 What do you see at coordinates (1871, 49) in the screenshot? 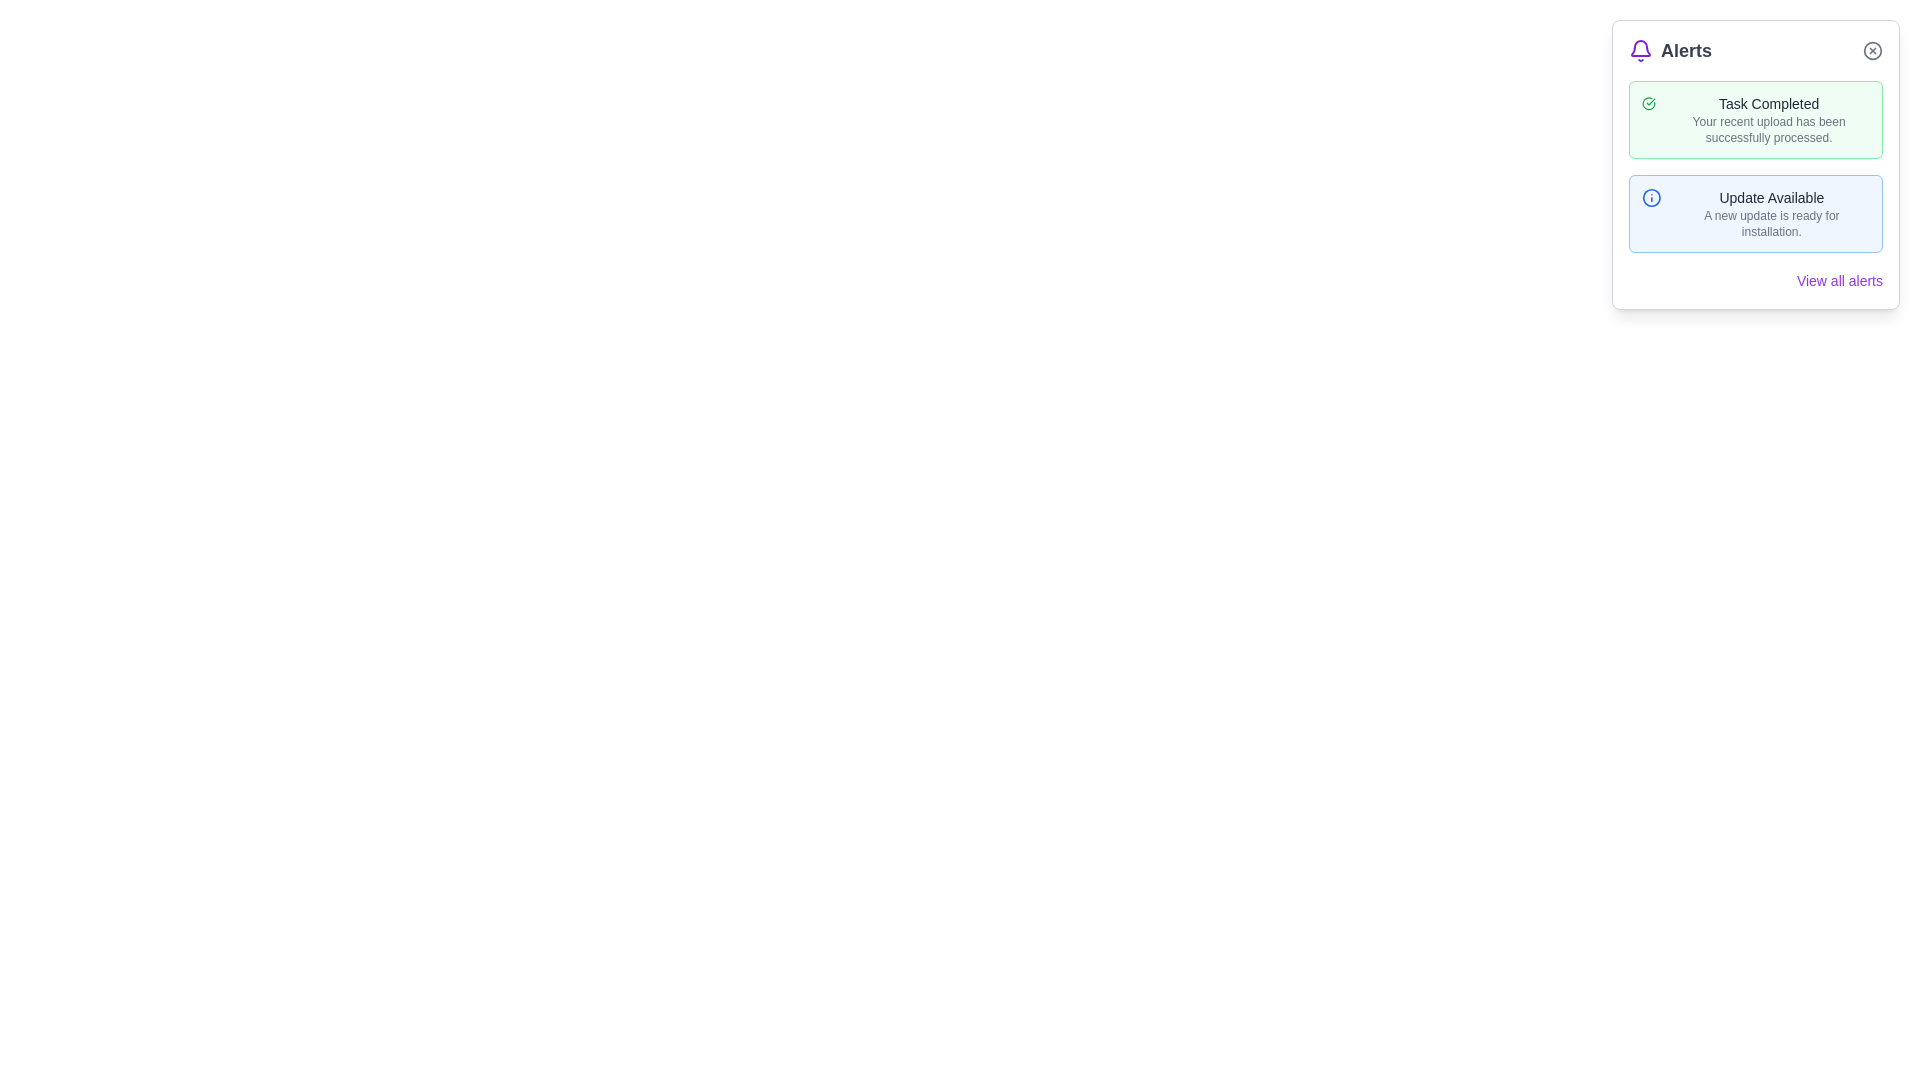
I see `the decorative circle element that is part of the close button design located in the top-right corner of the 'Alerts' panel` at bounding box center [1871, 49].